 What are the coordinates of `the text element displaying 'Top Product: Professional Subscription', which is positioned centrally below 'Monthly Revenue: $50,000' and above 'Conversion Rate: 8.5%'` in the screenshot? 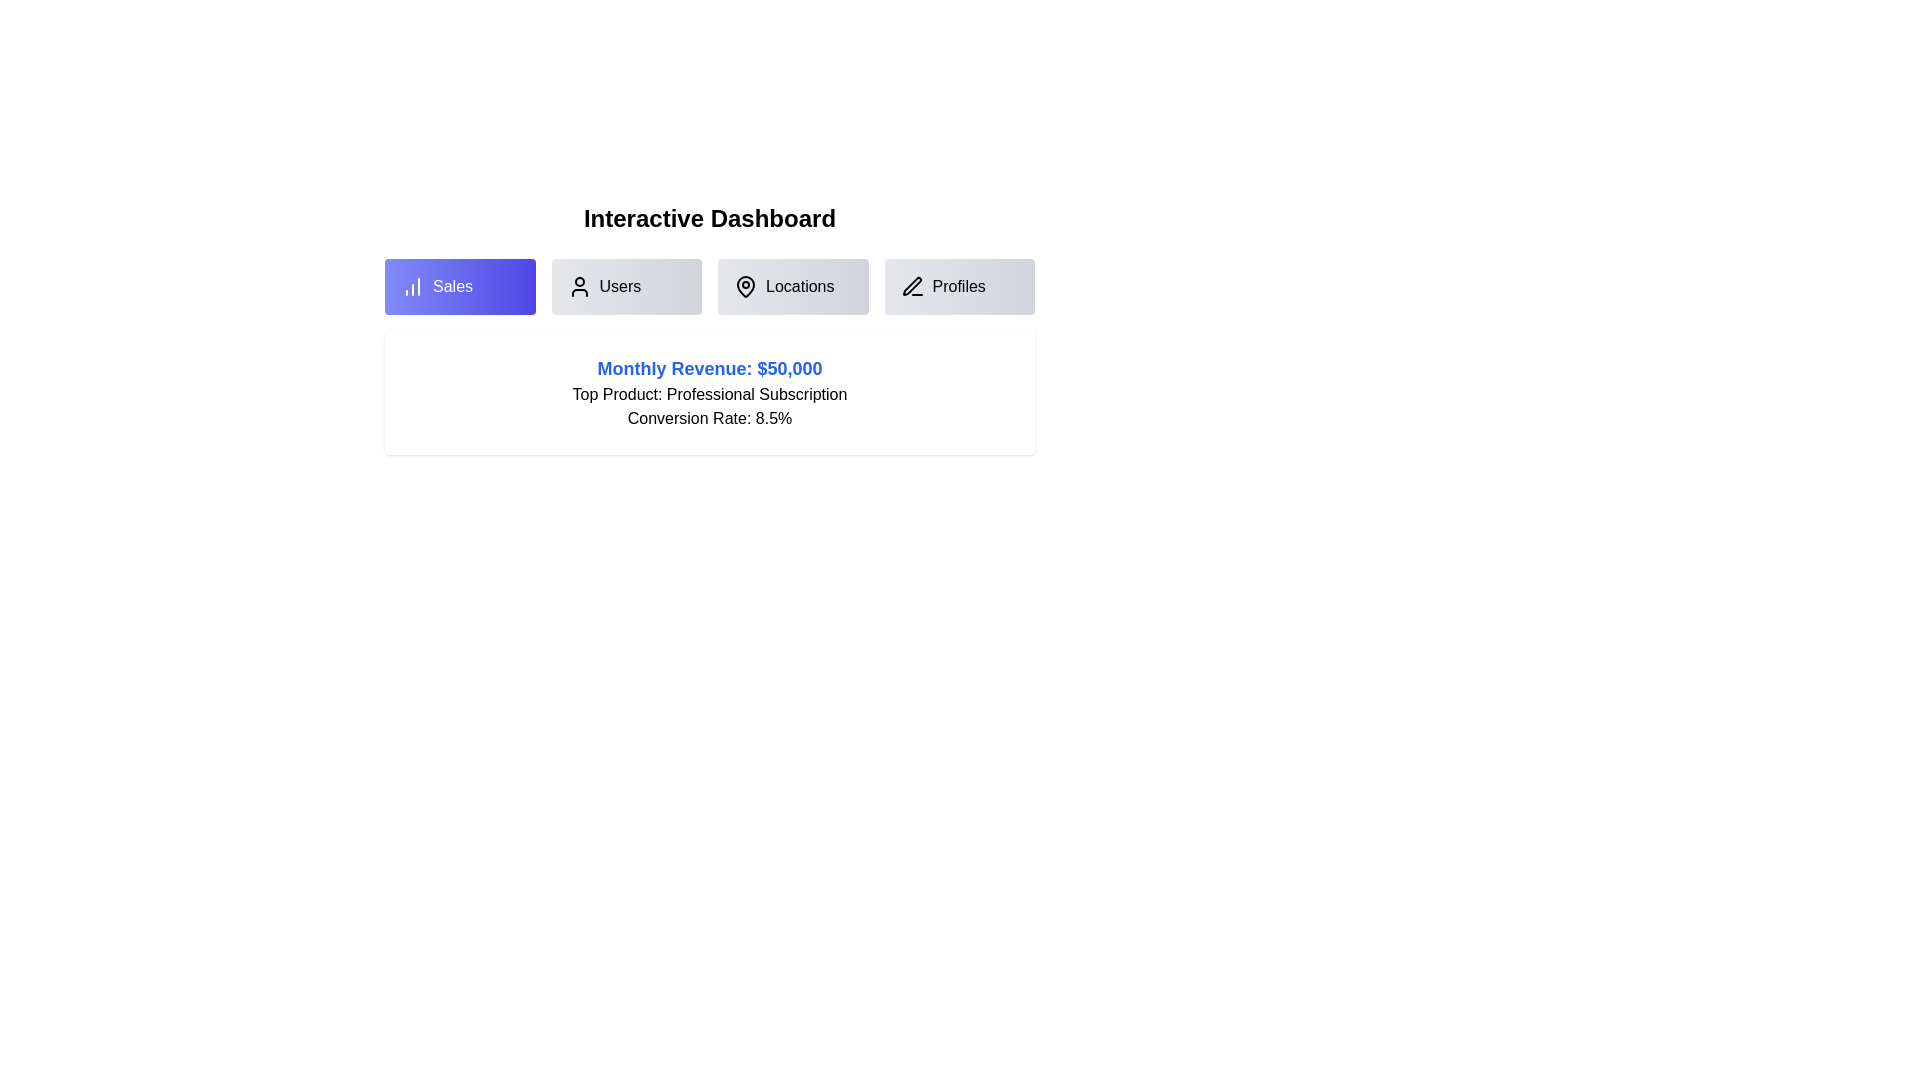 It's located at (710, 394).